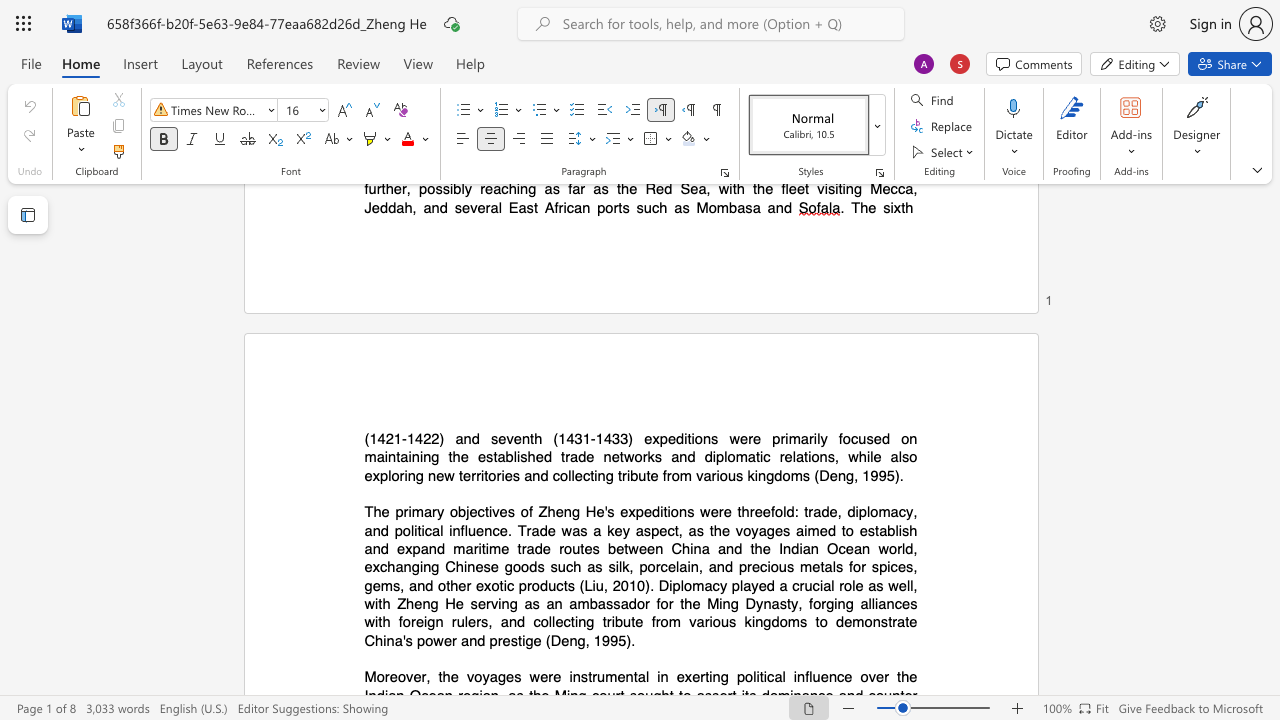 The image size is (1280, 720). I want to click on the subset text "The pr" within the text "The primary", so click(364, 511).